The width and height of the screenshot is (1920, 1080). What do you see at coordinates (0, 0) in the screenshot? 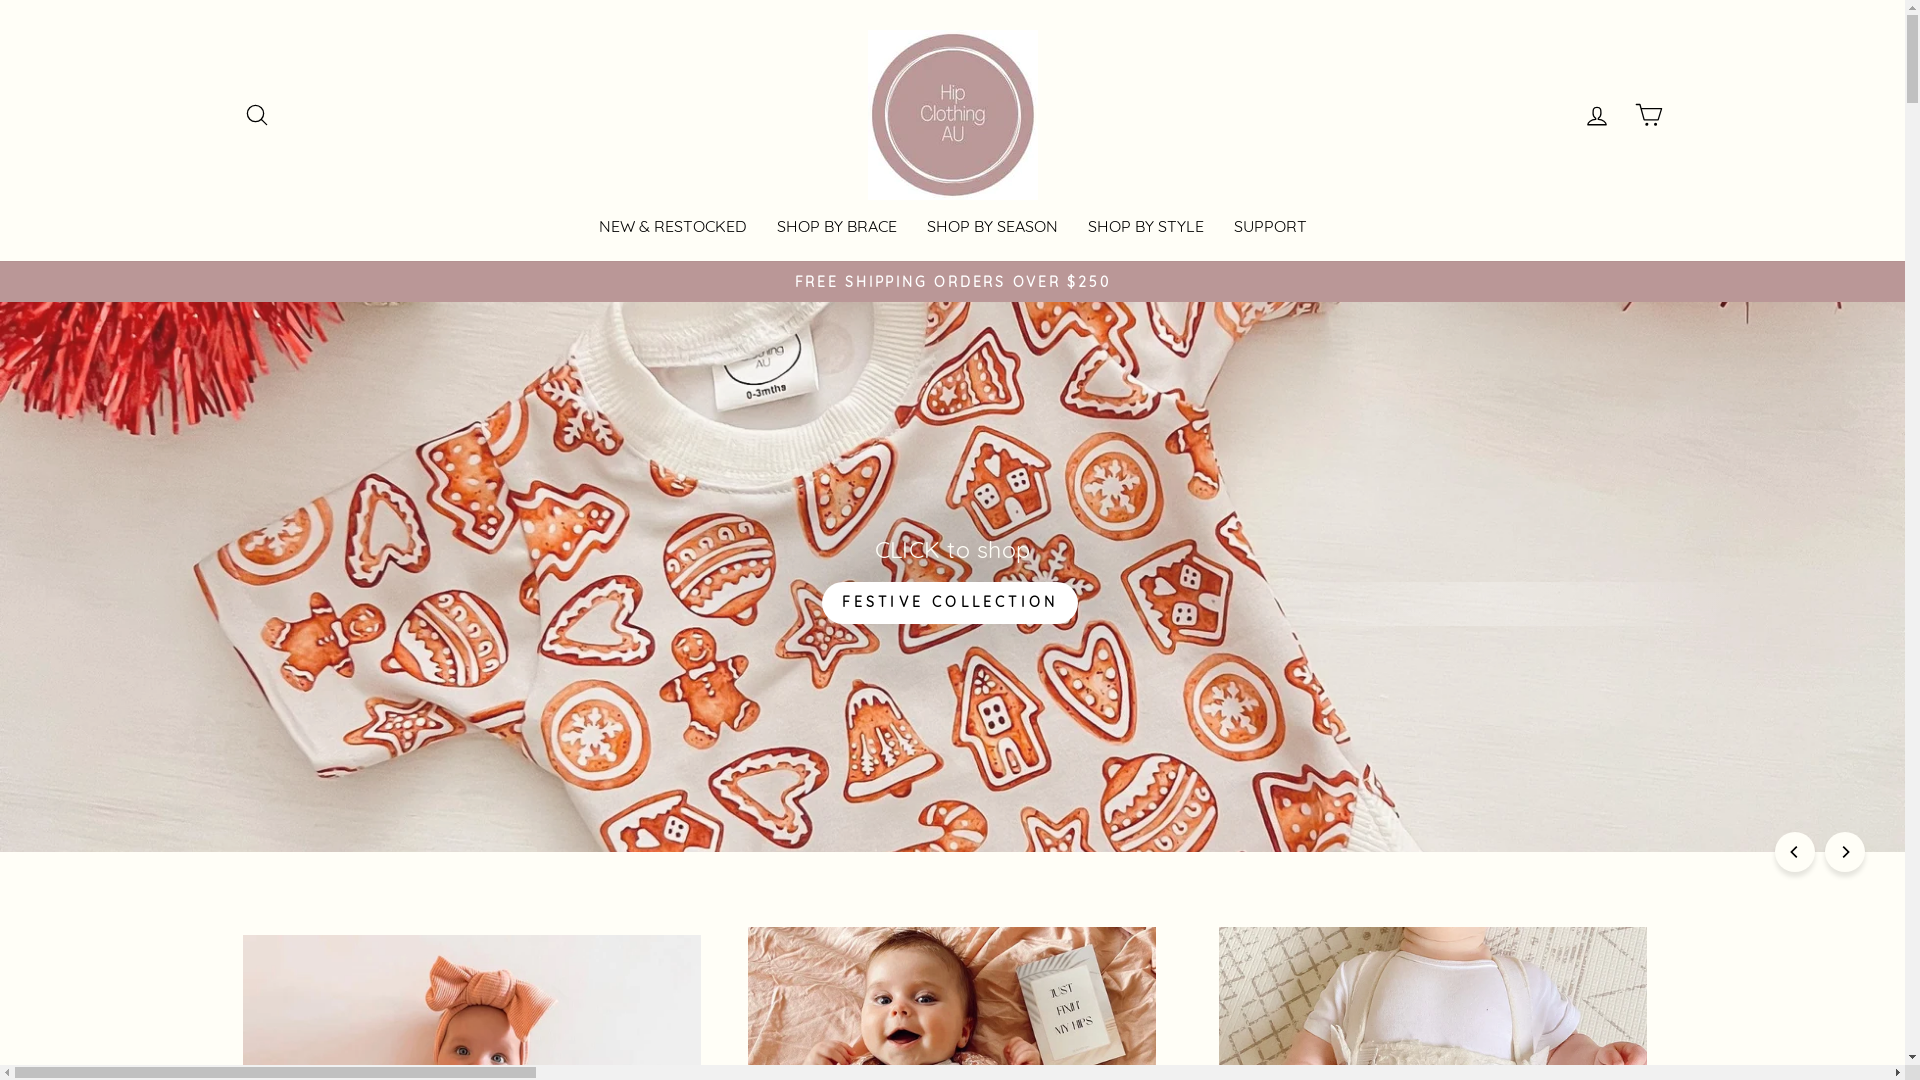
I see `'Skip to content'` at bounding box center [0, 0].